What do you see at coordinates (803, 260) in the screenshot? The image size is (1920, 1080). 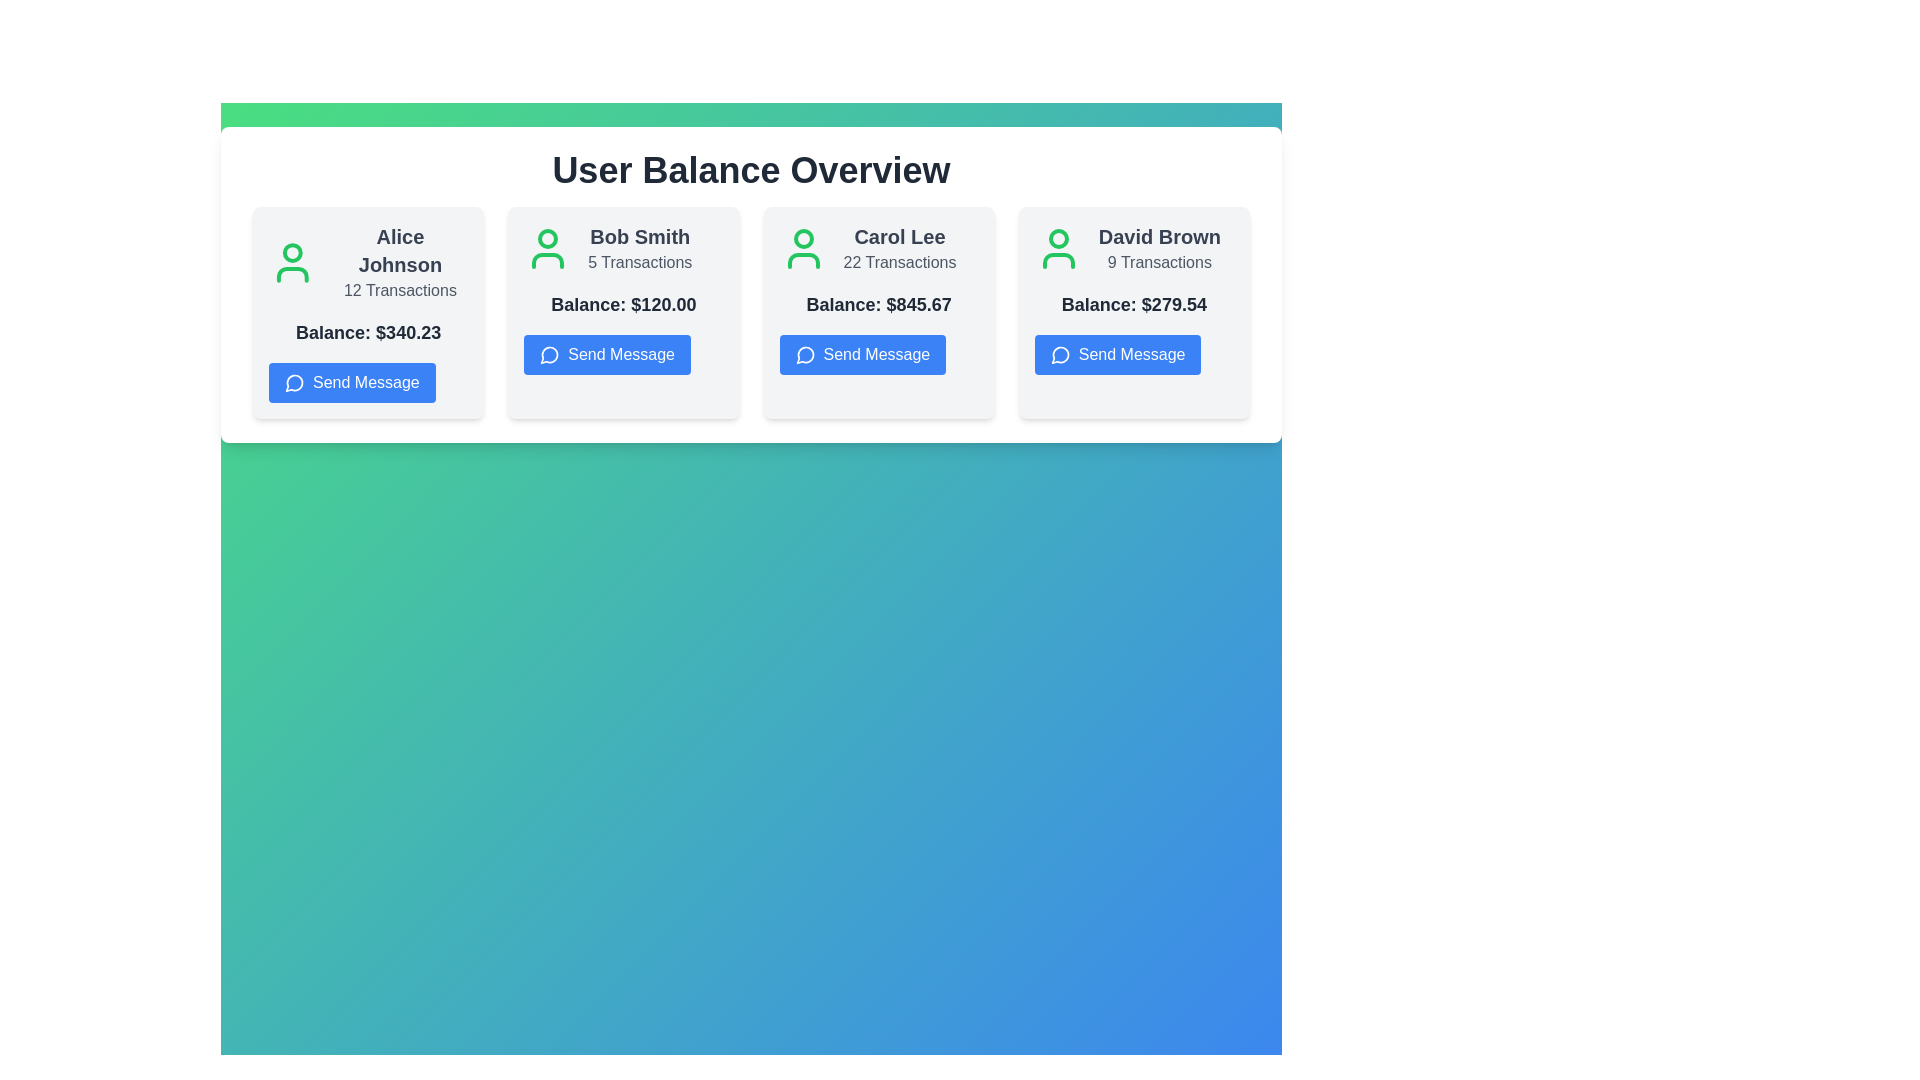 I see `green-colored user icon located in the header of the third user card from the left, situated directly above the text 'Carol Lee'` at bounding box center [803, 260].